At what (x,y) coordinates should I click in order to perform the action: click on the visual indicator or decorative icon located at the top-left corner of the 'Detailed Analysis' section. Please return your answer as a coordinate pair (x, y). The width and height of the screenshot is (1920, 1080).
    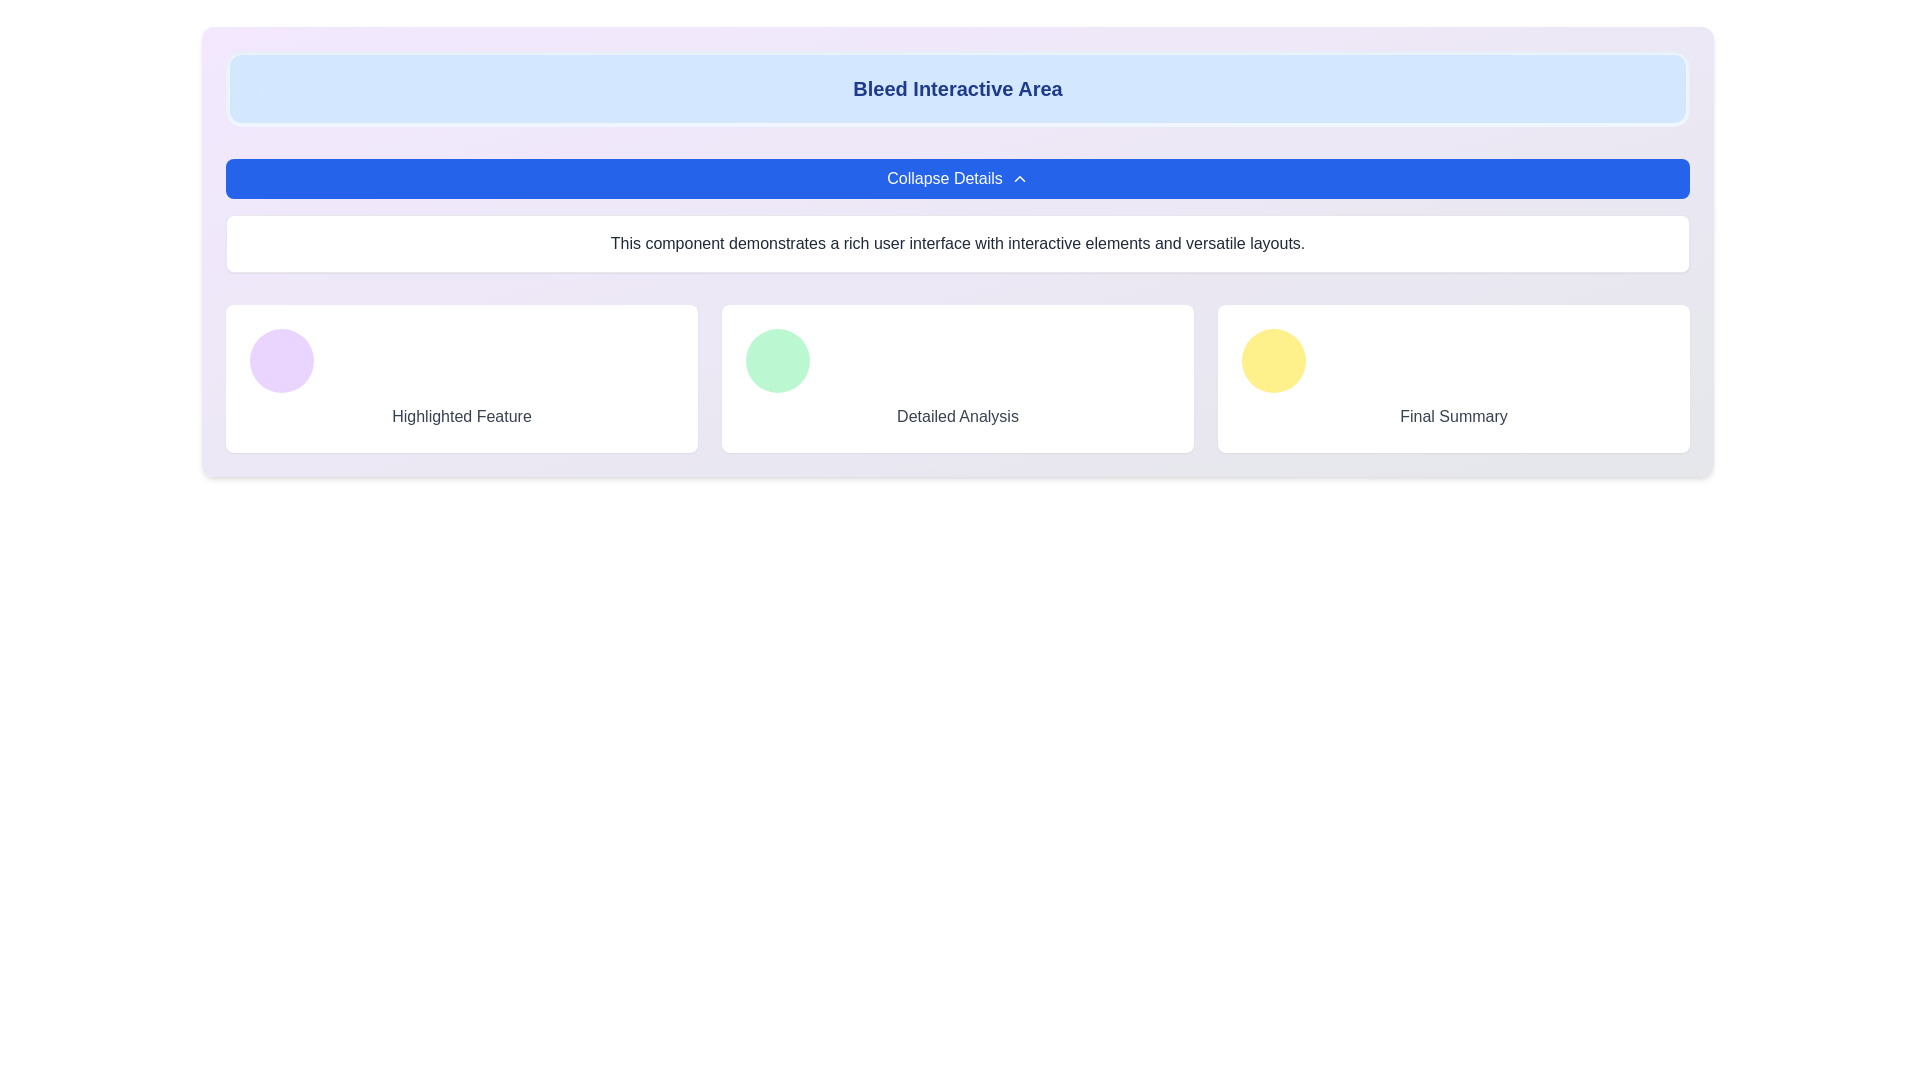
    Looking at the image, I should click on (776, 361).